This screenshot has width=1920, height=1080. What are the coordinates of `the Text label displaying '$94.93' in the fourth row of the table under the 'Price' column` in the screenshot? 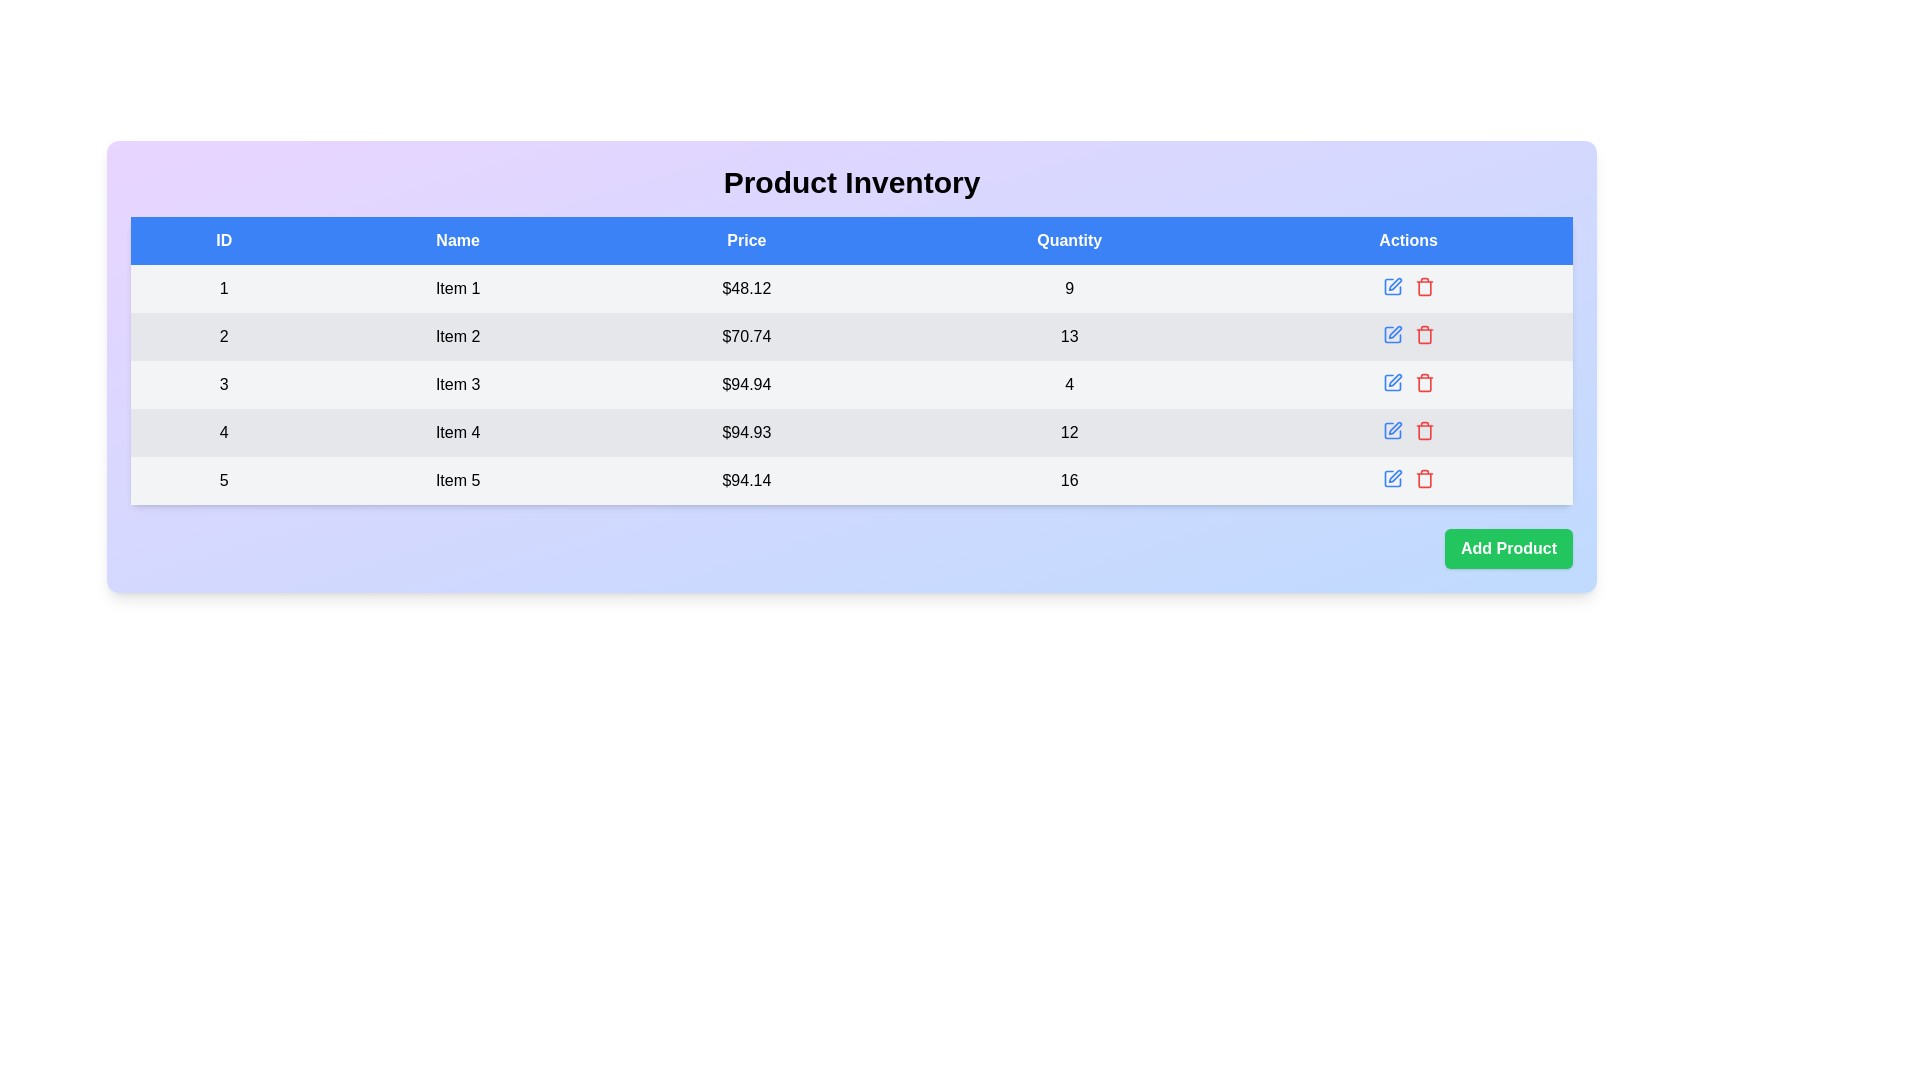 It's located at (745, 431).